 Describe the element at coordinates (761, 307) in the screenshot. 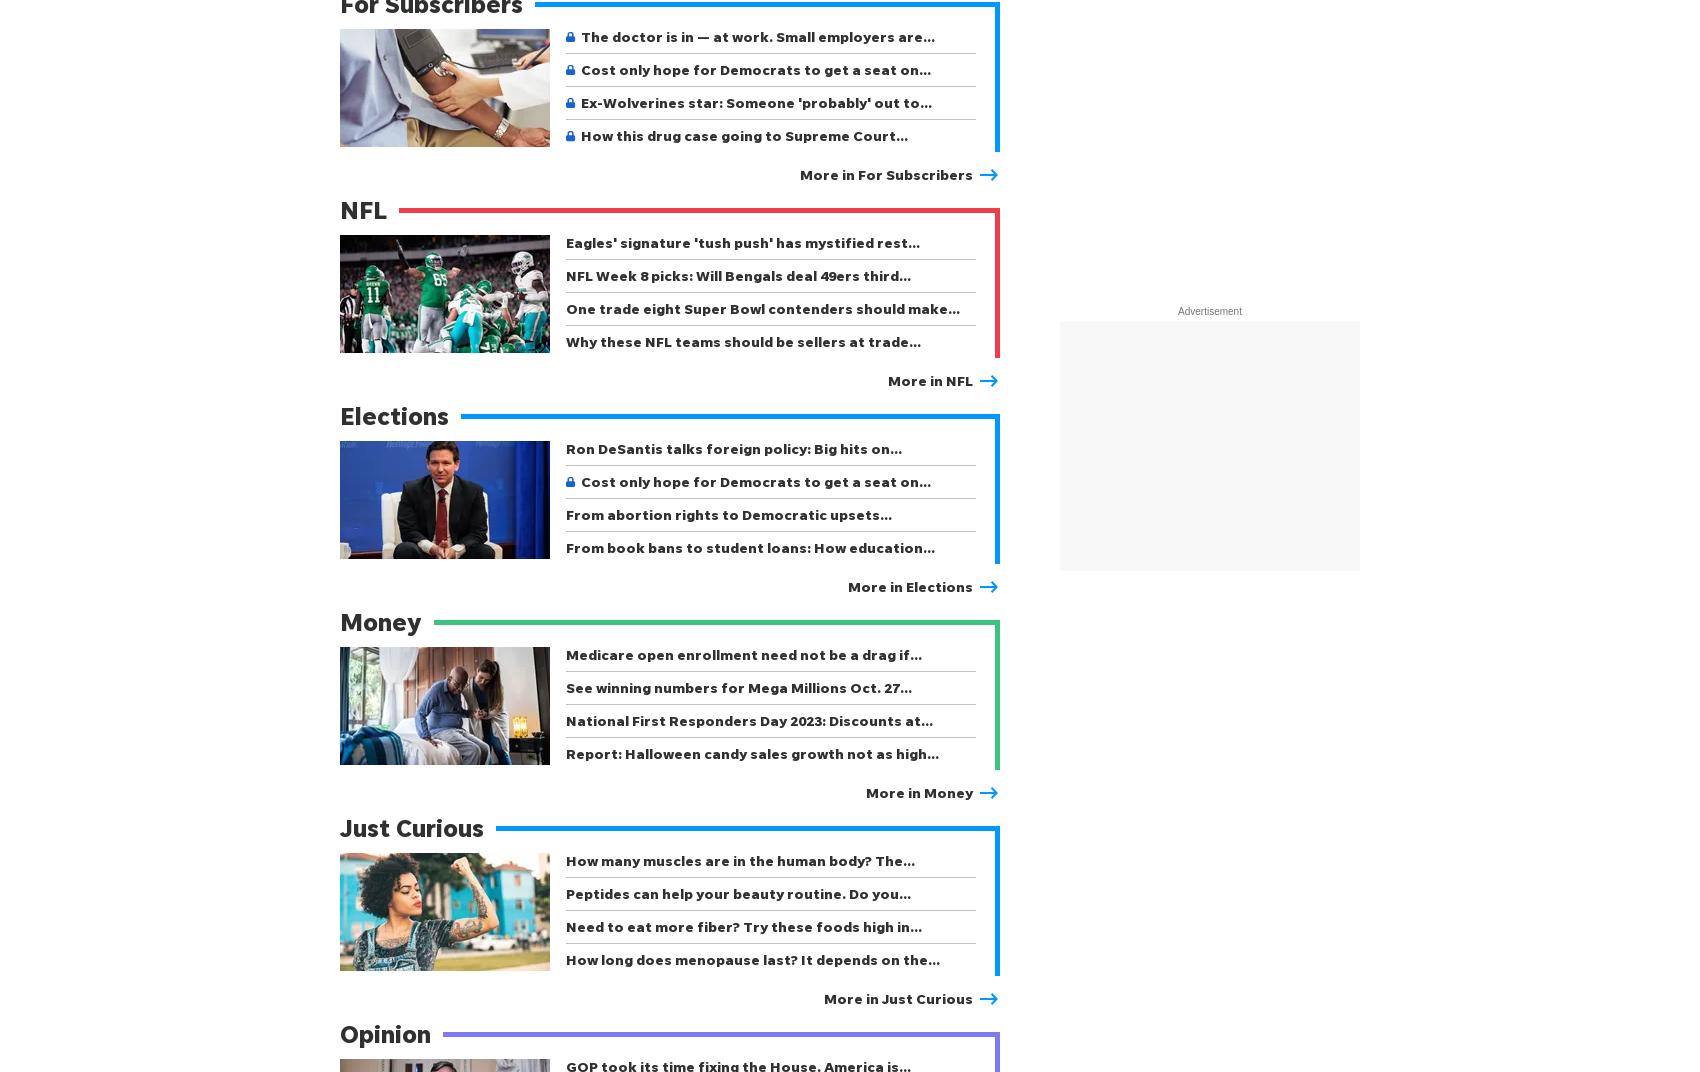

I see `'One trade eight Super Bowl contenders should make…'` at that location.